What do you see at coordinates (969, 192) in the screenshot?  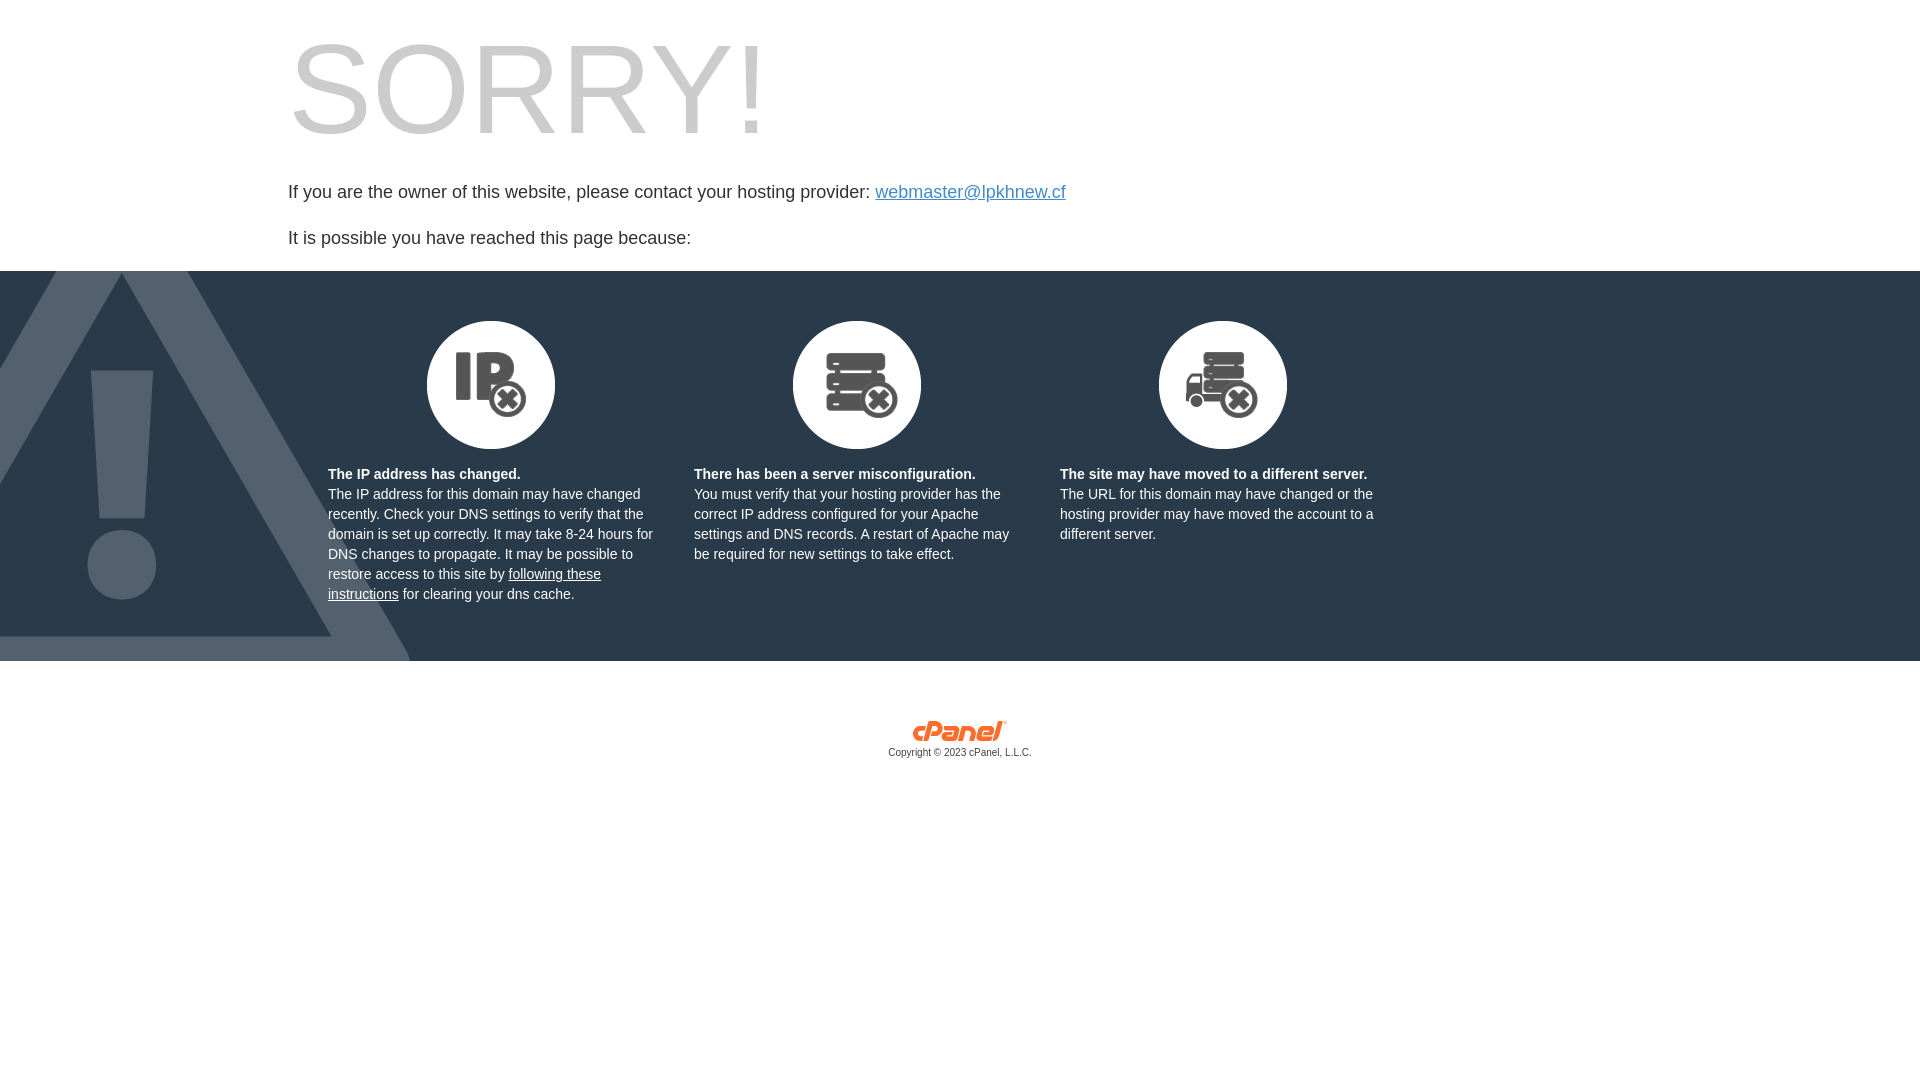 I see `'webmaster@lpkhnew.cf'` at bounding box center [969, 192].